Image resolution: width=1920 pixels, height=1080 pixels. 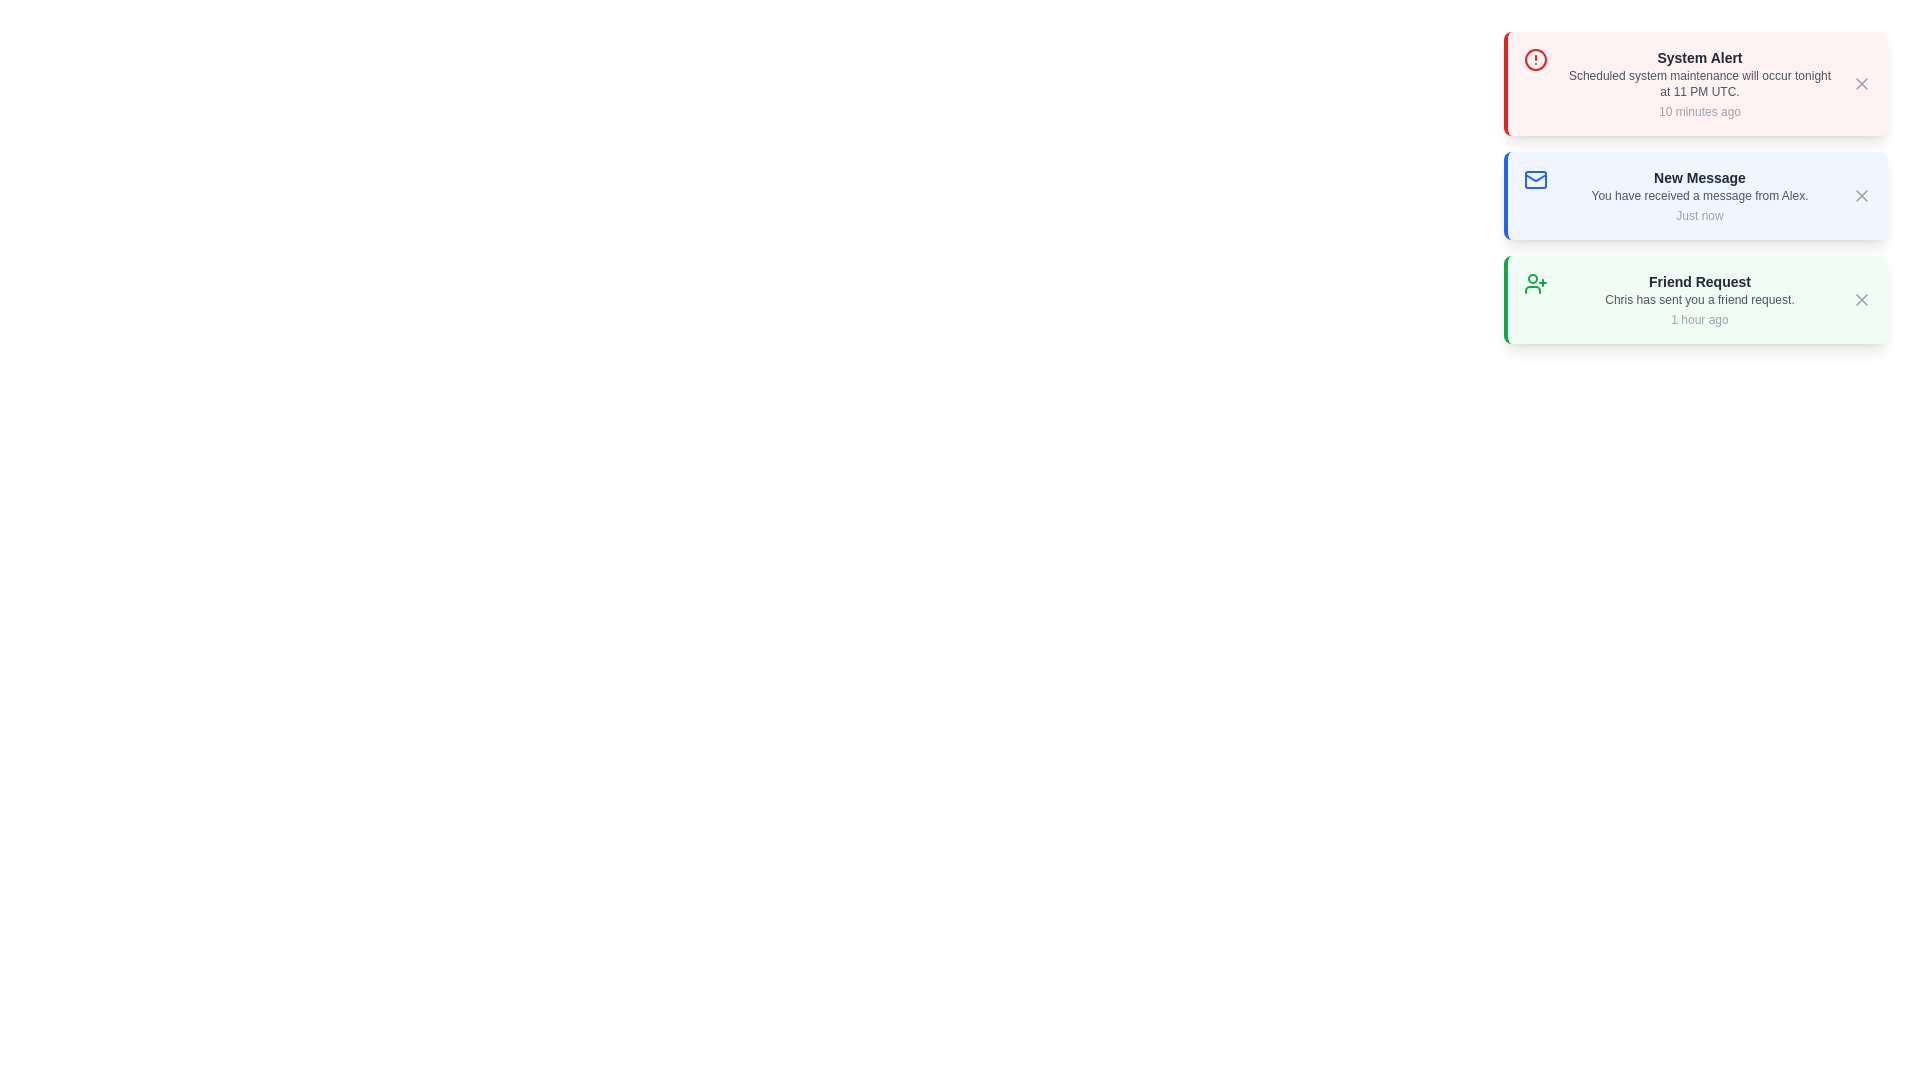 I want to click on the top left stroke of the 'X' shape close button located in the top right corner of the 'System Alert' notification card, so click(x=1861, y=83).